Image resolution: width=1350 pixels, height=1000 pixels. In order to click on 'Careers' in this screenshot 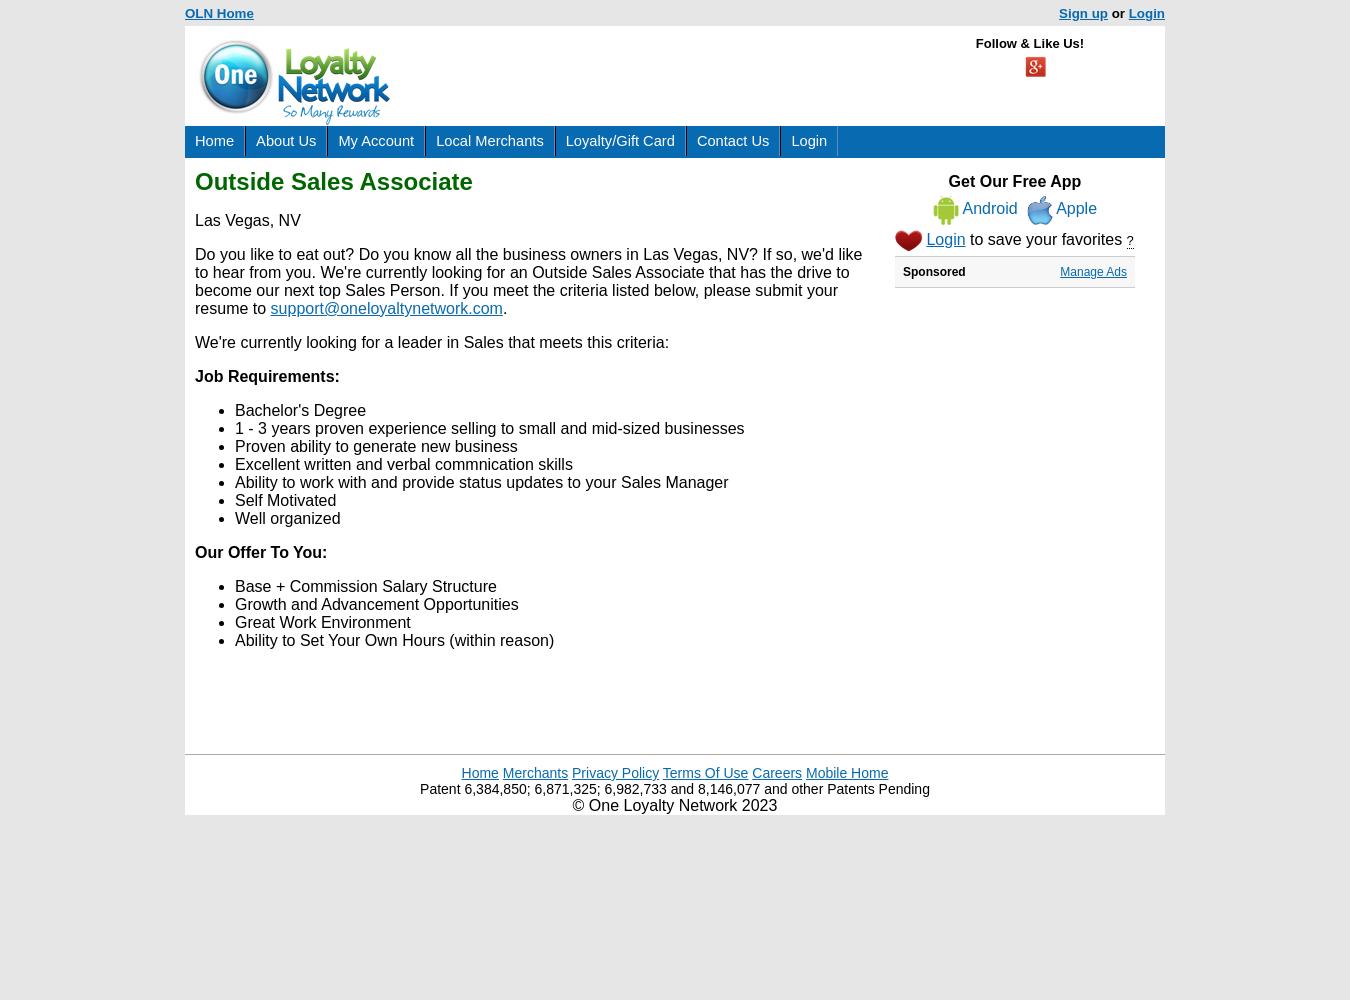, I will do `click(776, 773)`.